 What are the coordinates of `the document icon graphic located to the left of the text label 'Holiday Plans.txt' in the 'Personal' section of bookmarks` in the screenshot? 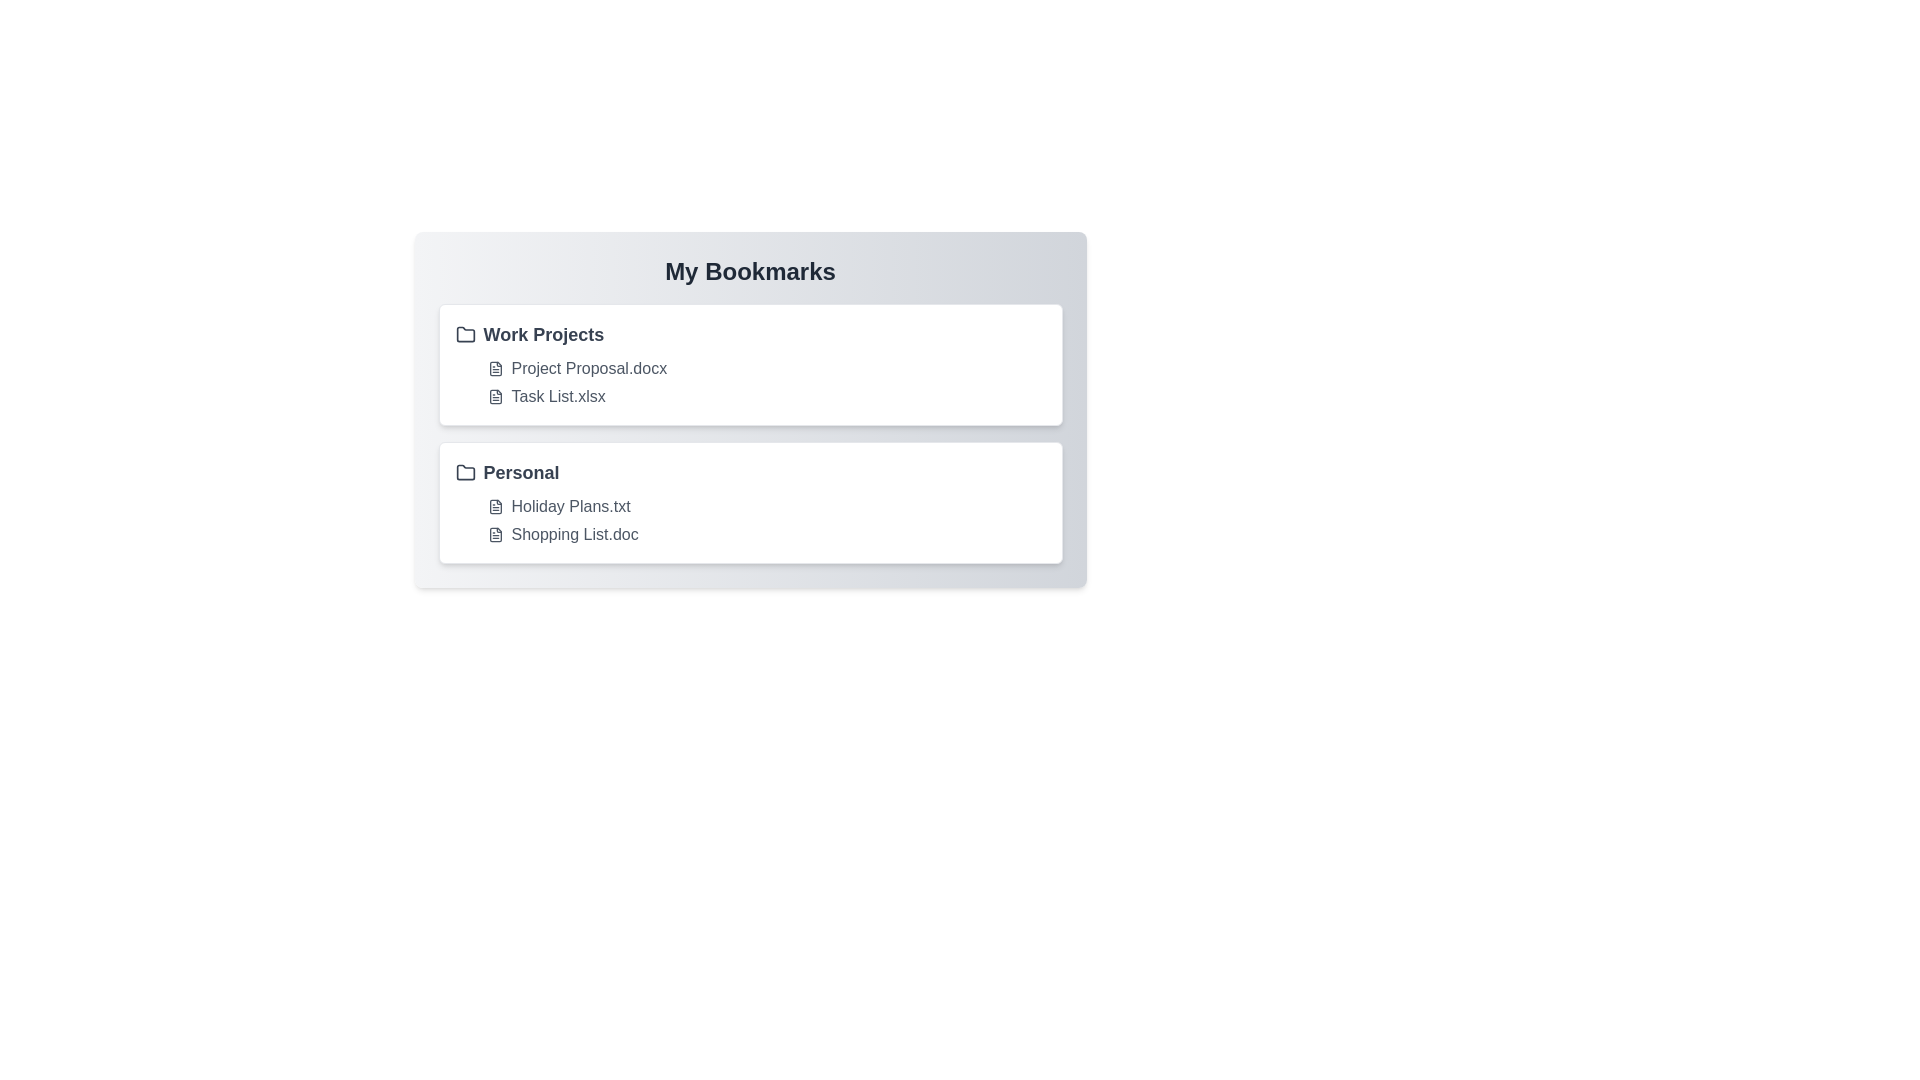 It's located at (495, 505).